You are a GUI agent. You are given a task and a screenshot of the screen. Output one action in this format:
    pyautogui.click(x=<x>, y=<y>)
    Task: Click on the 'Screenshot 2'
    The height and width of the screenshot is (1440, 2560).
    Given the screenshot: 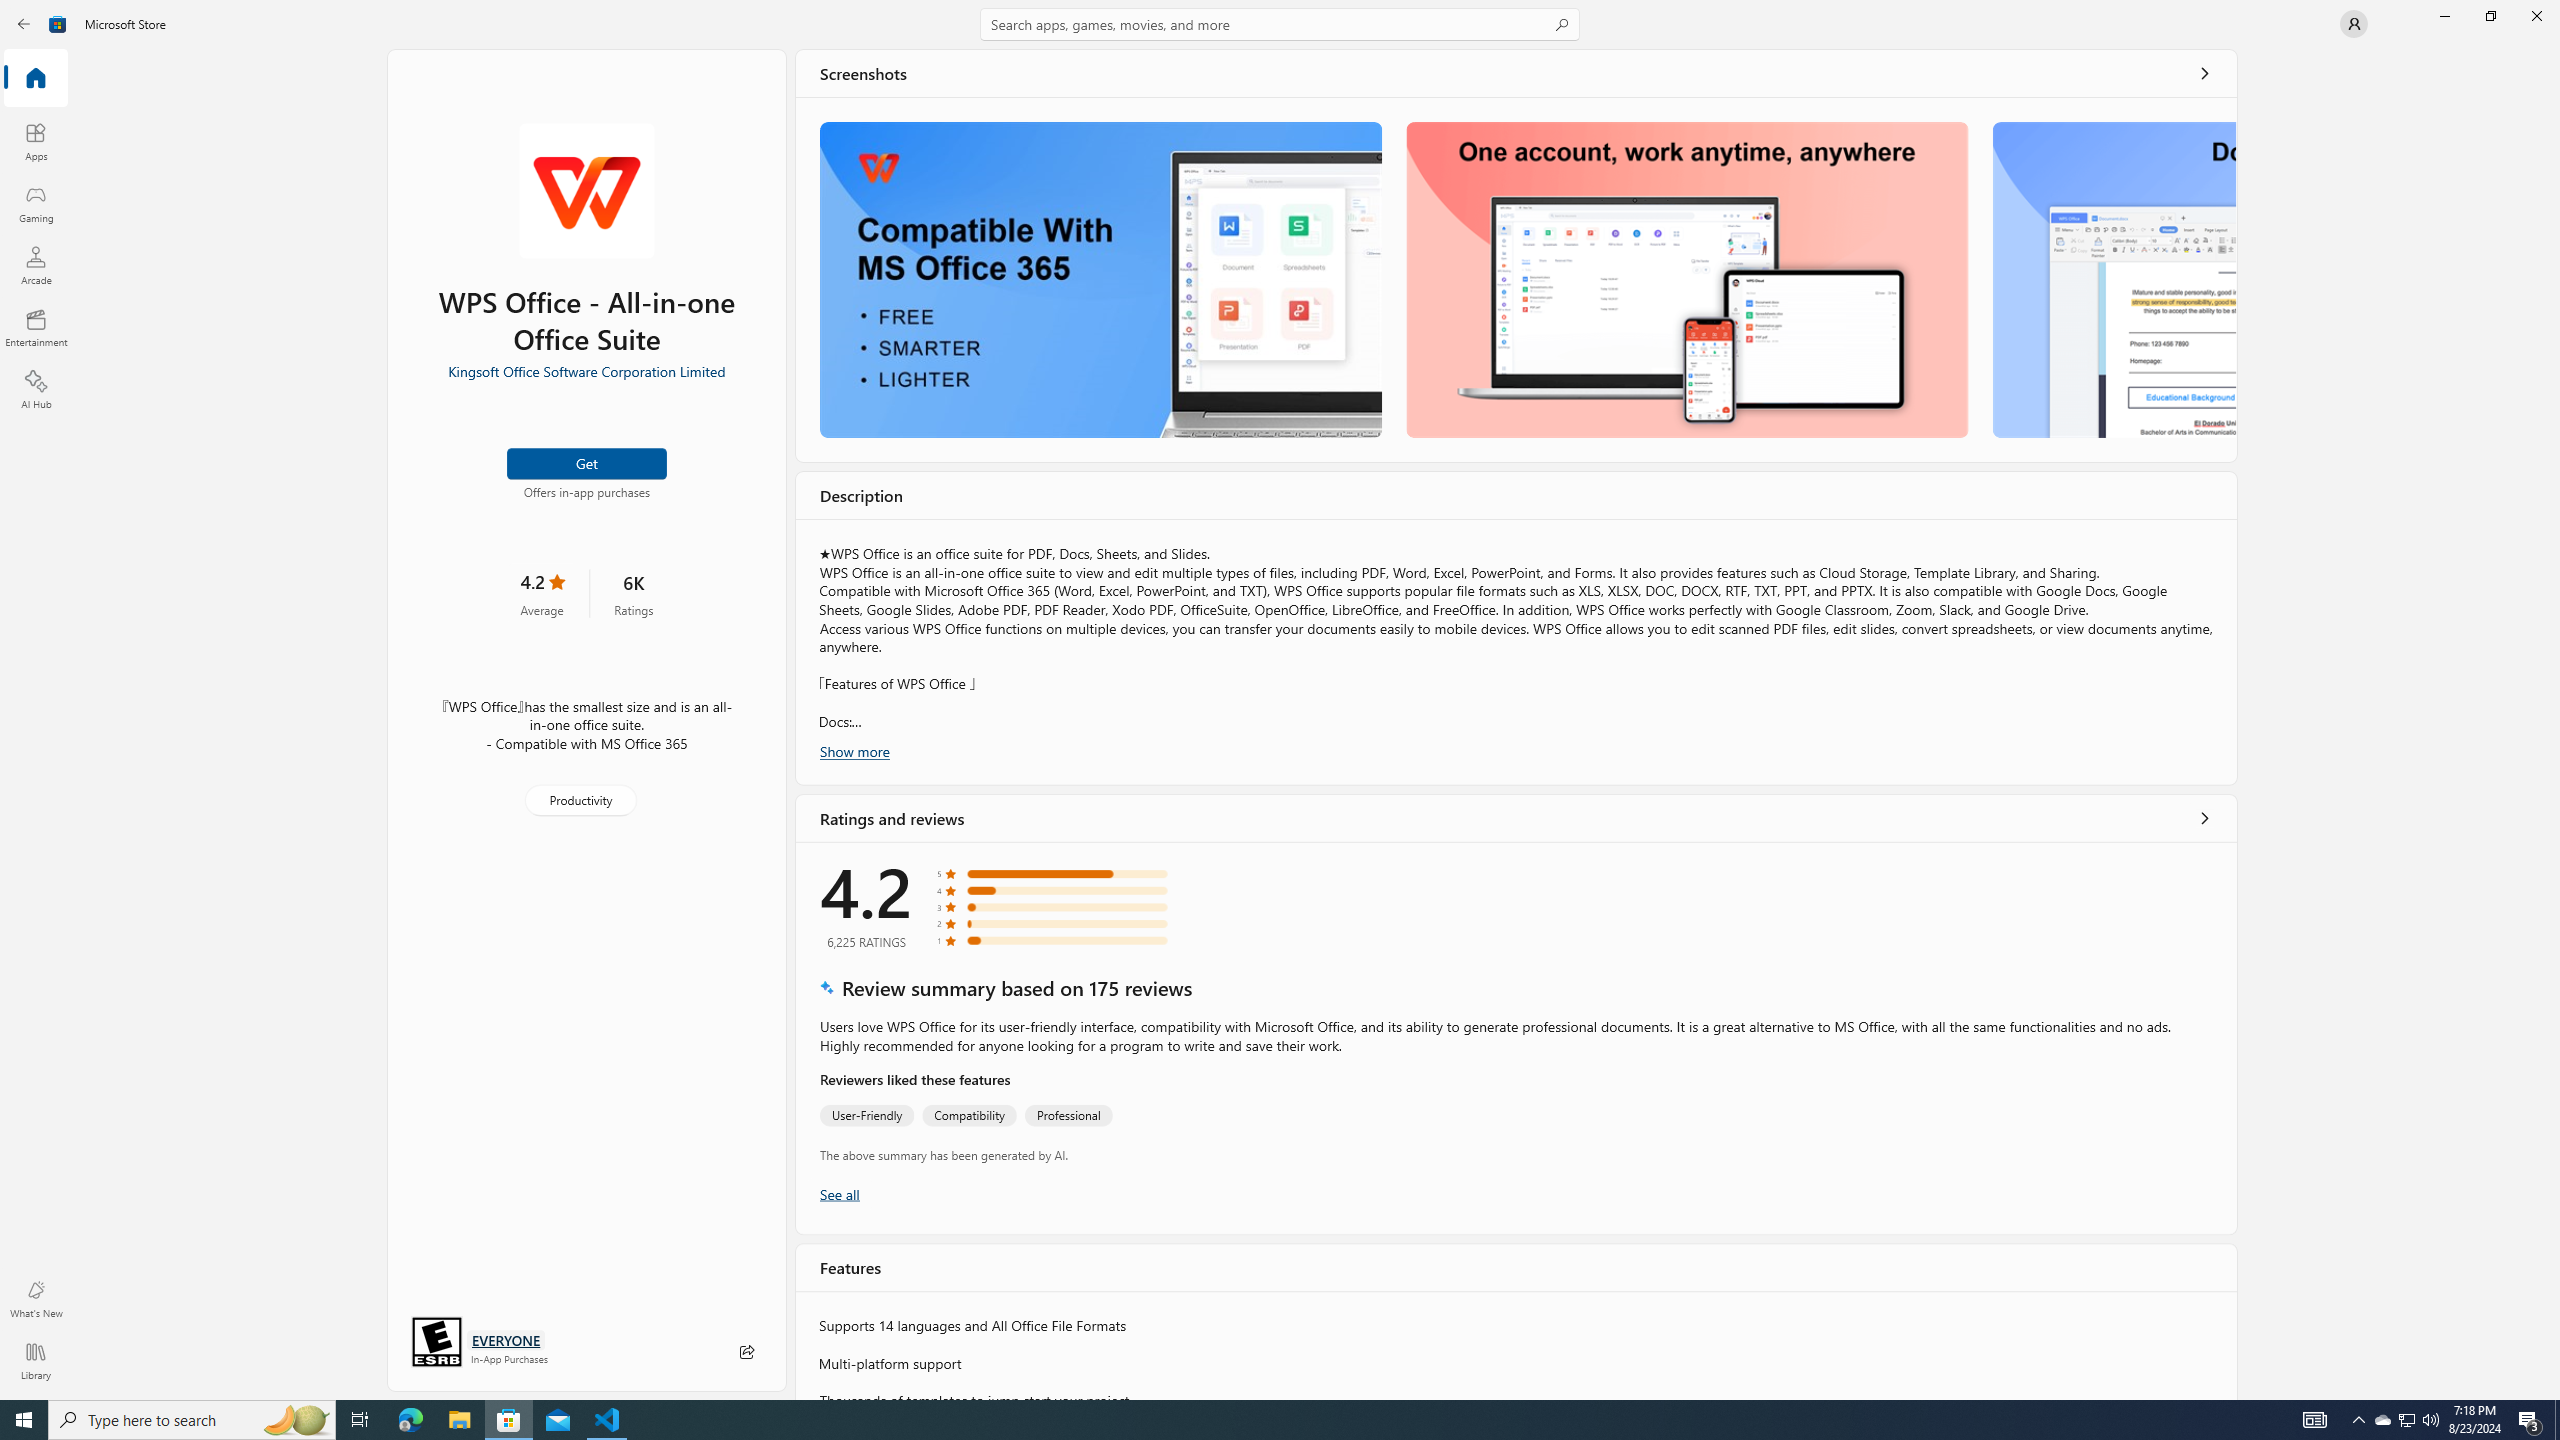 What is the action you would take?
    pyautogui.click(x=1687, y=279)
    